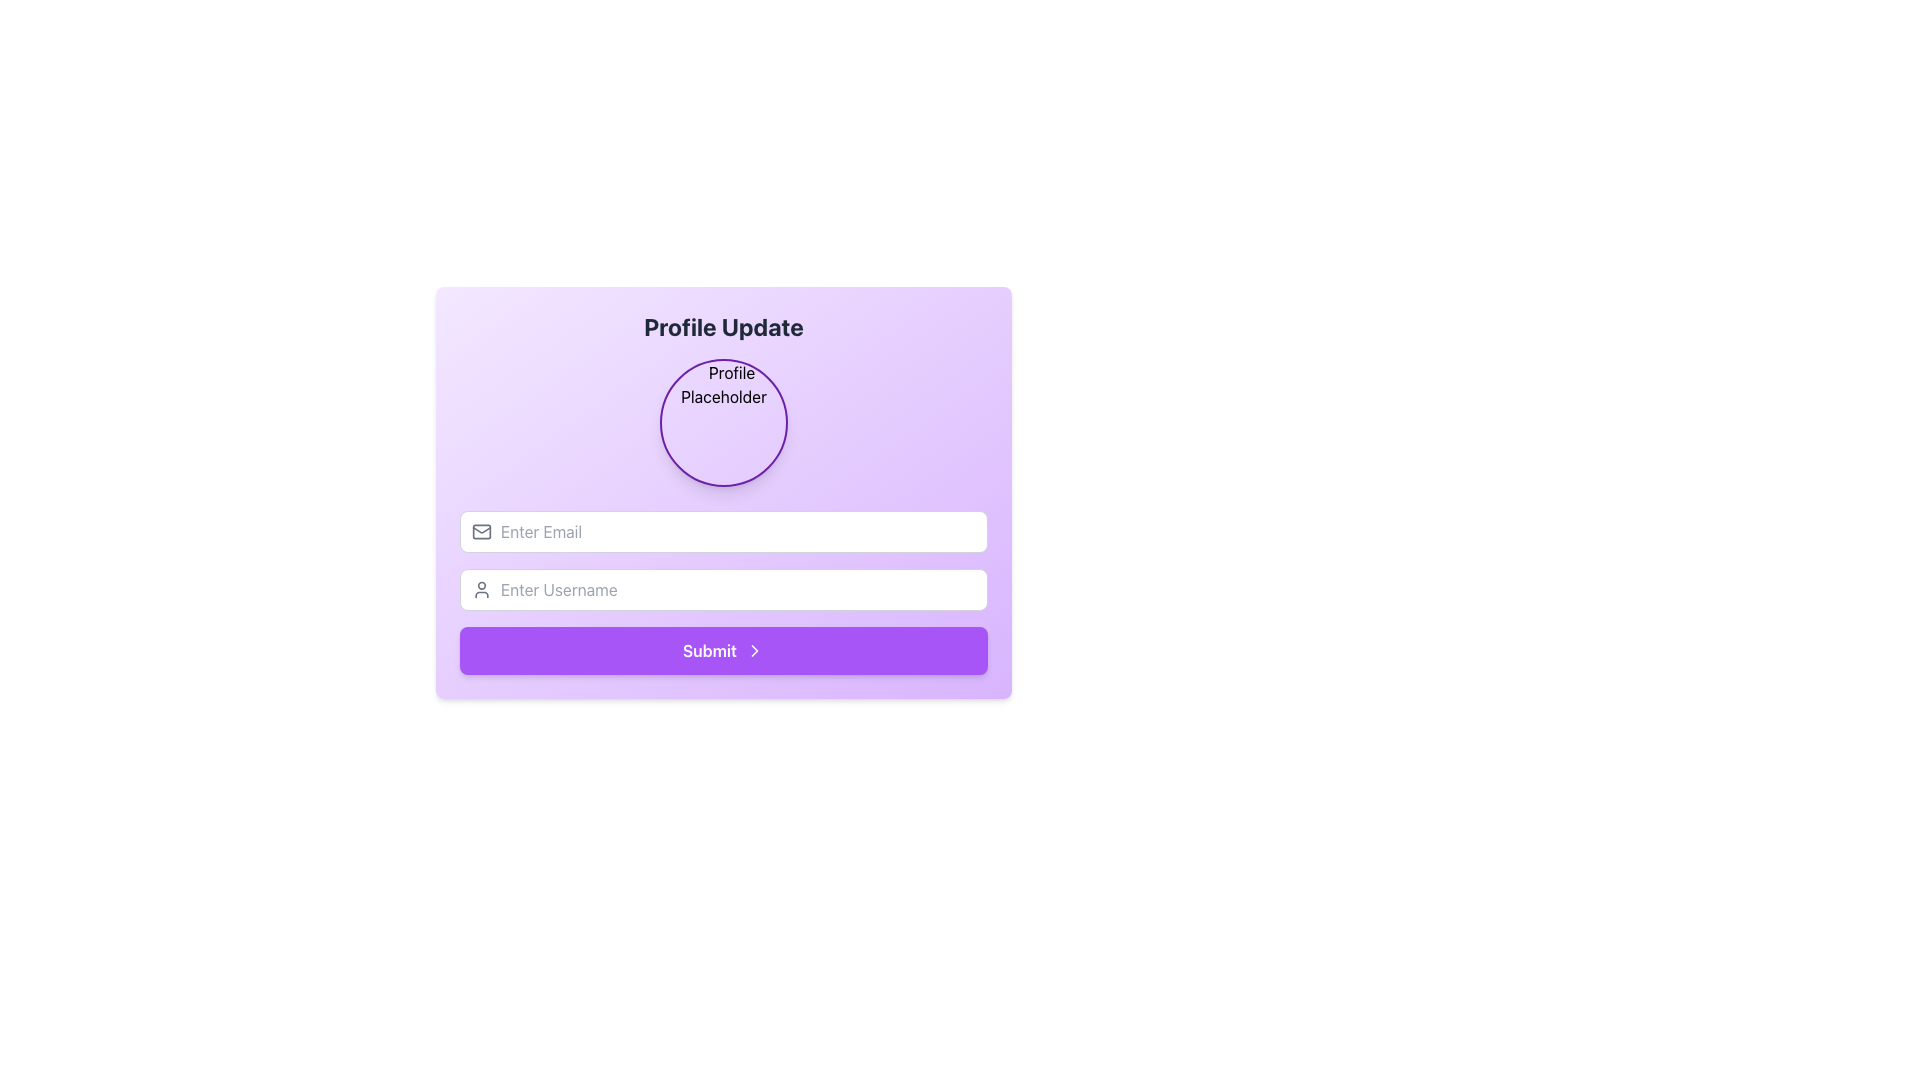  I want to click on the light gray rectangular icon with rounded corners that forms the background of the mail envelope, located to the left of the 'Enter Email' text input field, so click(481, 531).